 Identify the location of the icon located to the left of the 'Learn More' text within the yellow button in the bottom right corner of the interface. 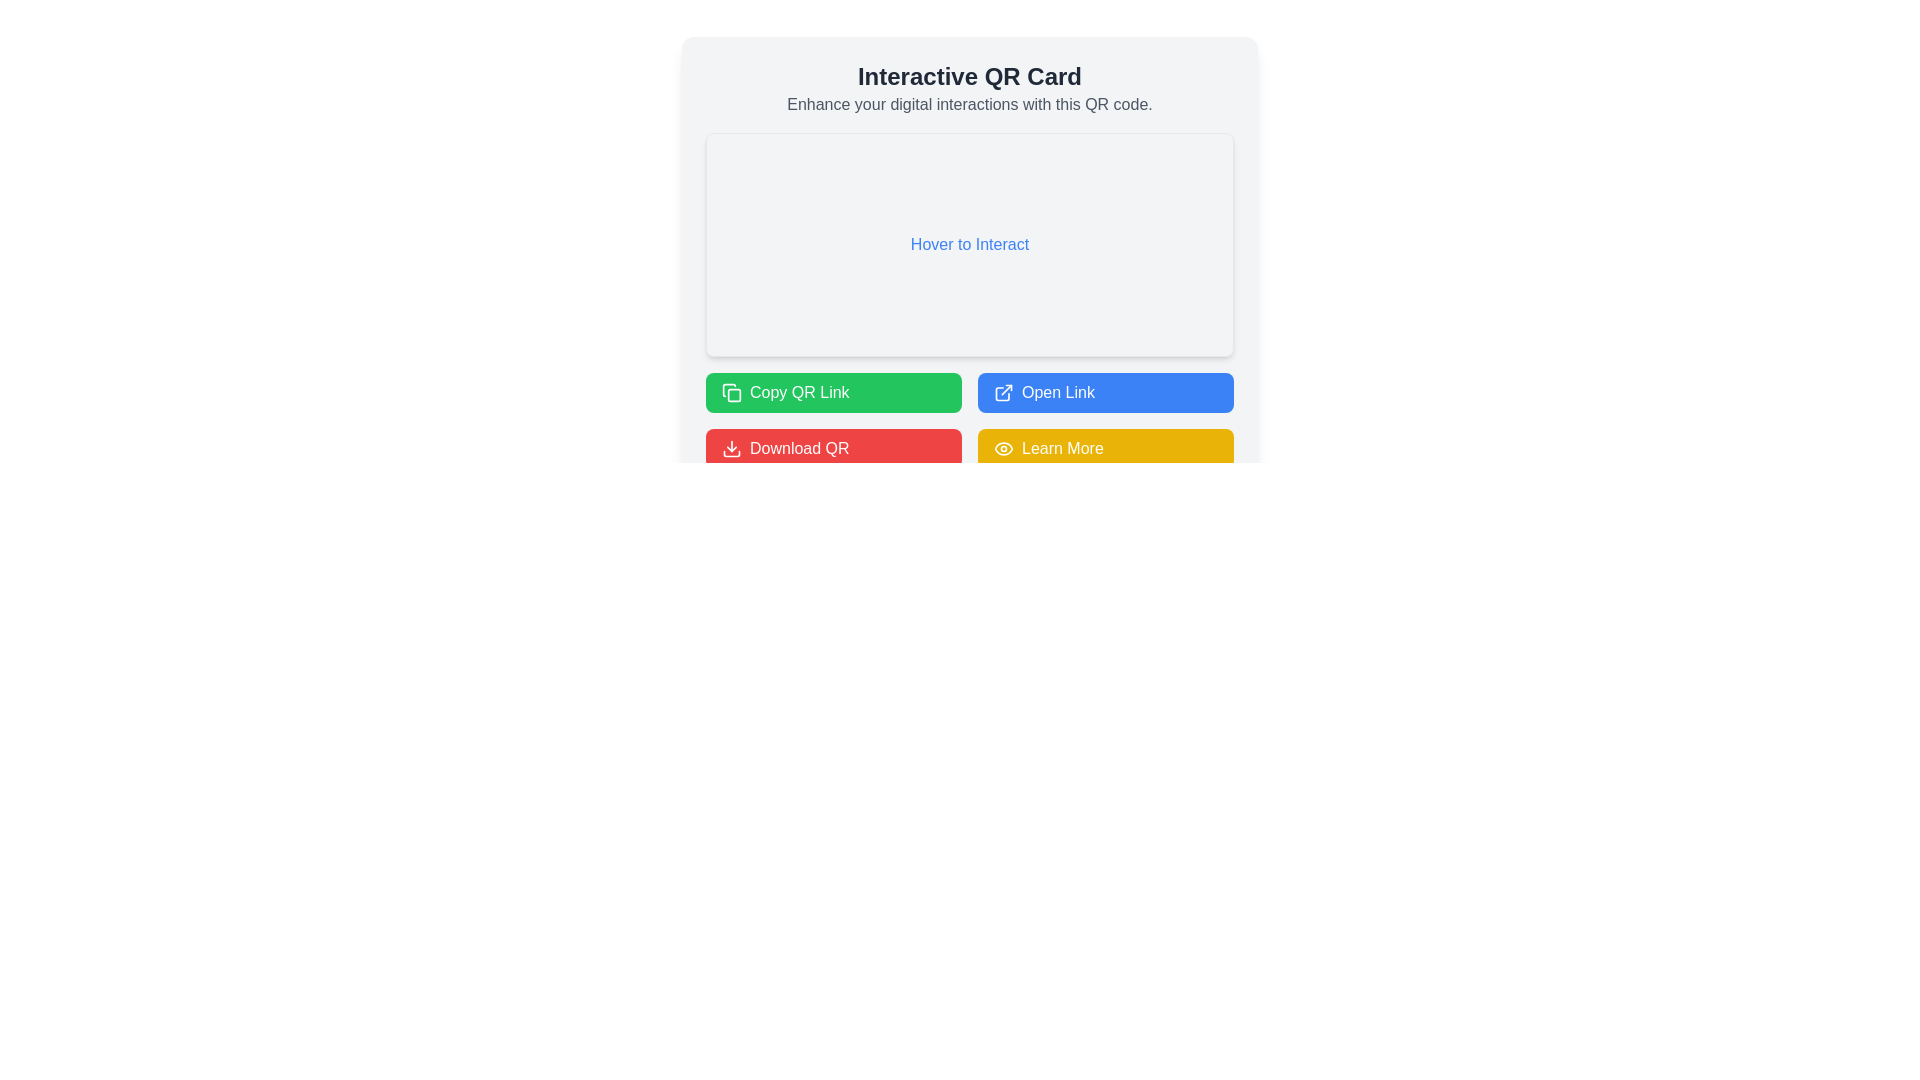
(1003, 447).